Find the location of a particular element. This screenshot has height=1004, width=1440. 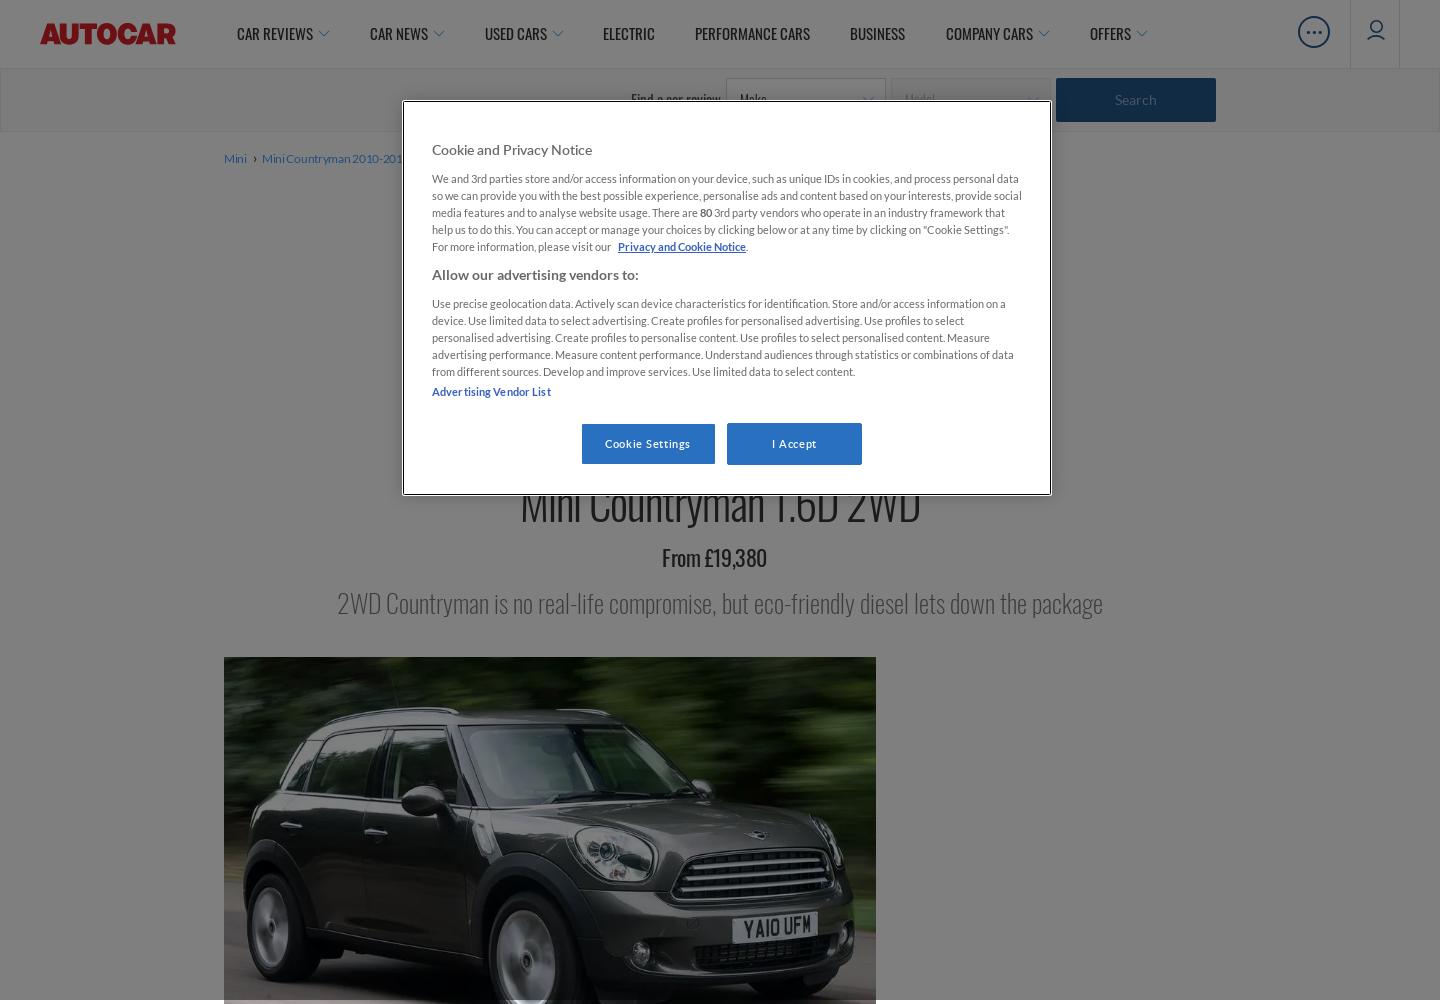

'Mini Countryman 2010-2017' is located at coordinates (334, 157).